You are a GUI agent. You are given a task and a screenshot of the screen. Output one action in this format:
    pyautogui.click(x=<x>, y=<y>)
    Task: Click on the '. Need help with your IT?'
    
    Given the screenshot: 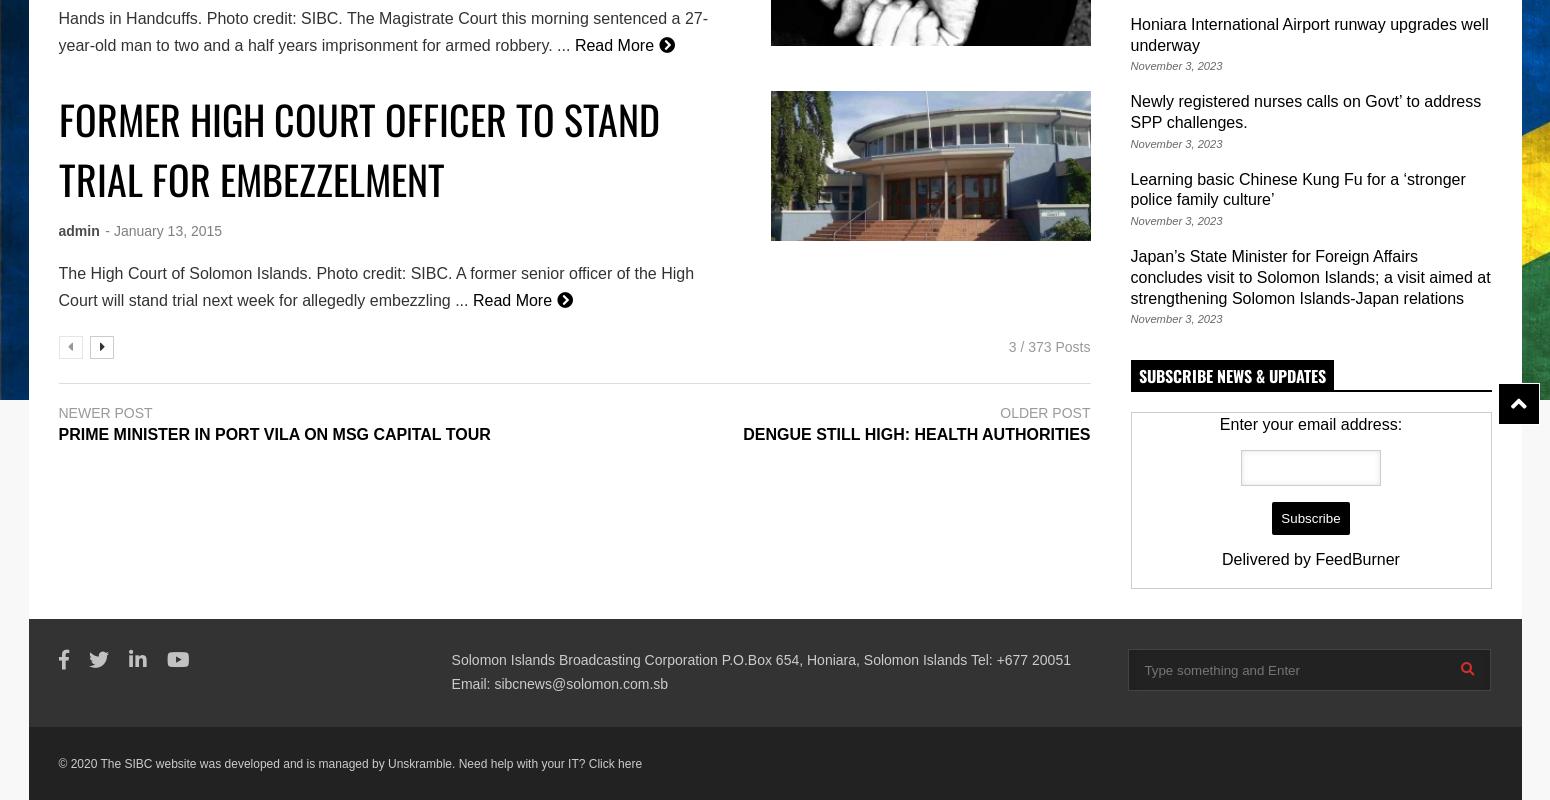 What is the action you would take?
    pyautogui.click(x=451, y=764)
    